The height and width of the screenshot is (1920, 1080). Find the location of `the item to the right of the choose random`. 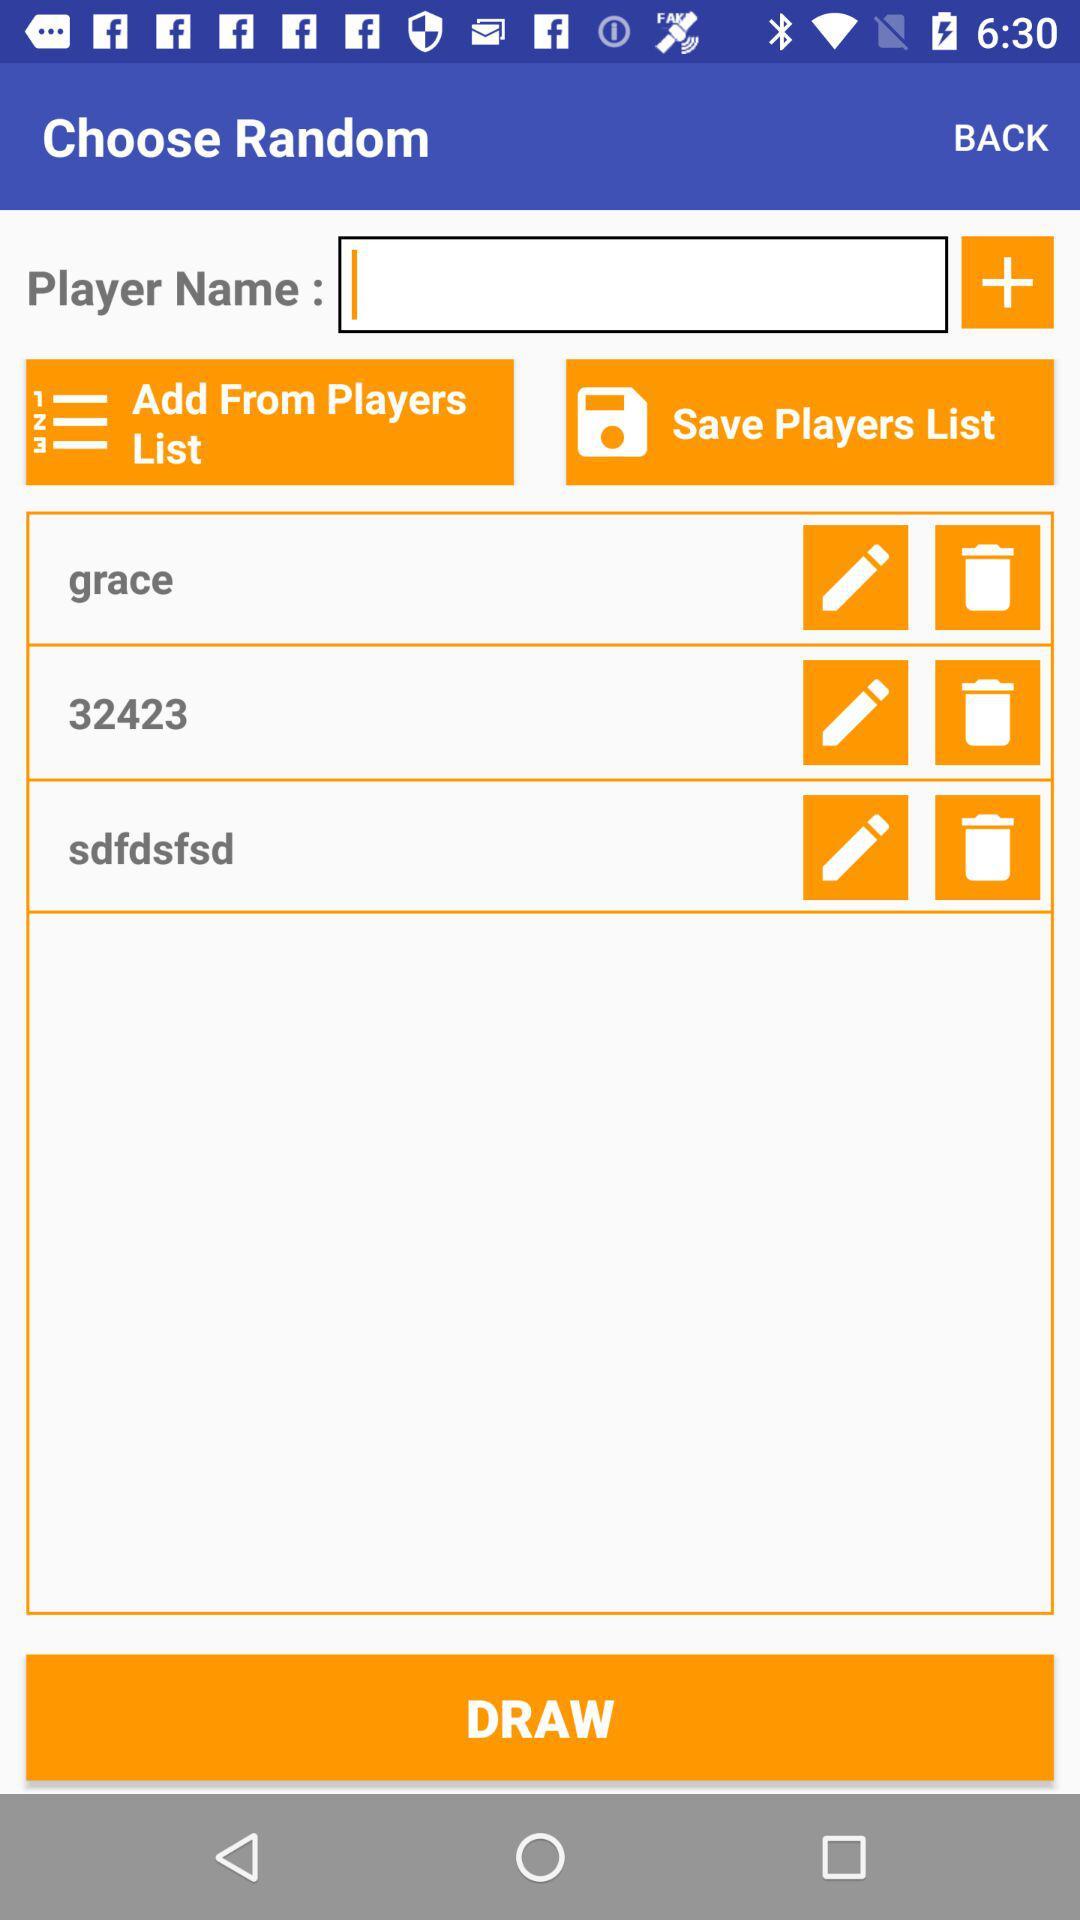

the item to the right of the choose random is located at coordinates (1000, 135).